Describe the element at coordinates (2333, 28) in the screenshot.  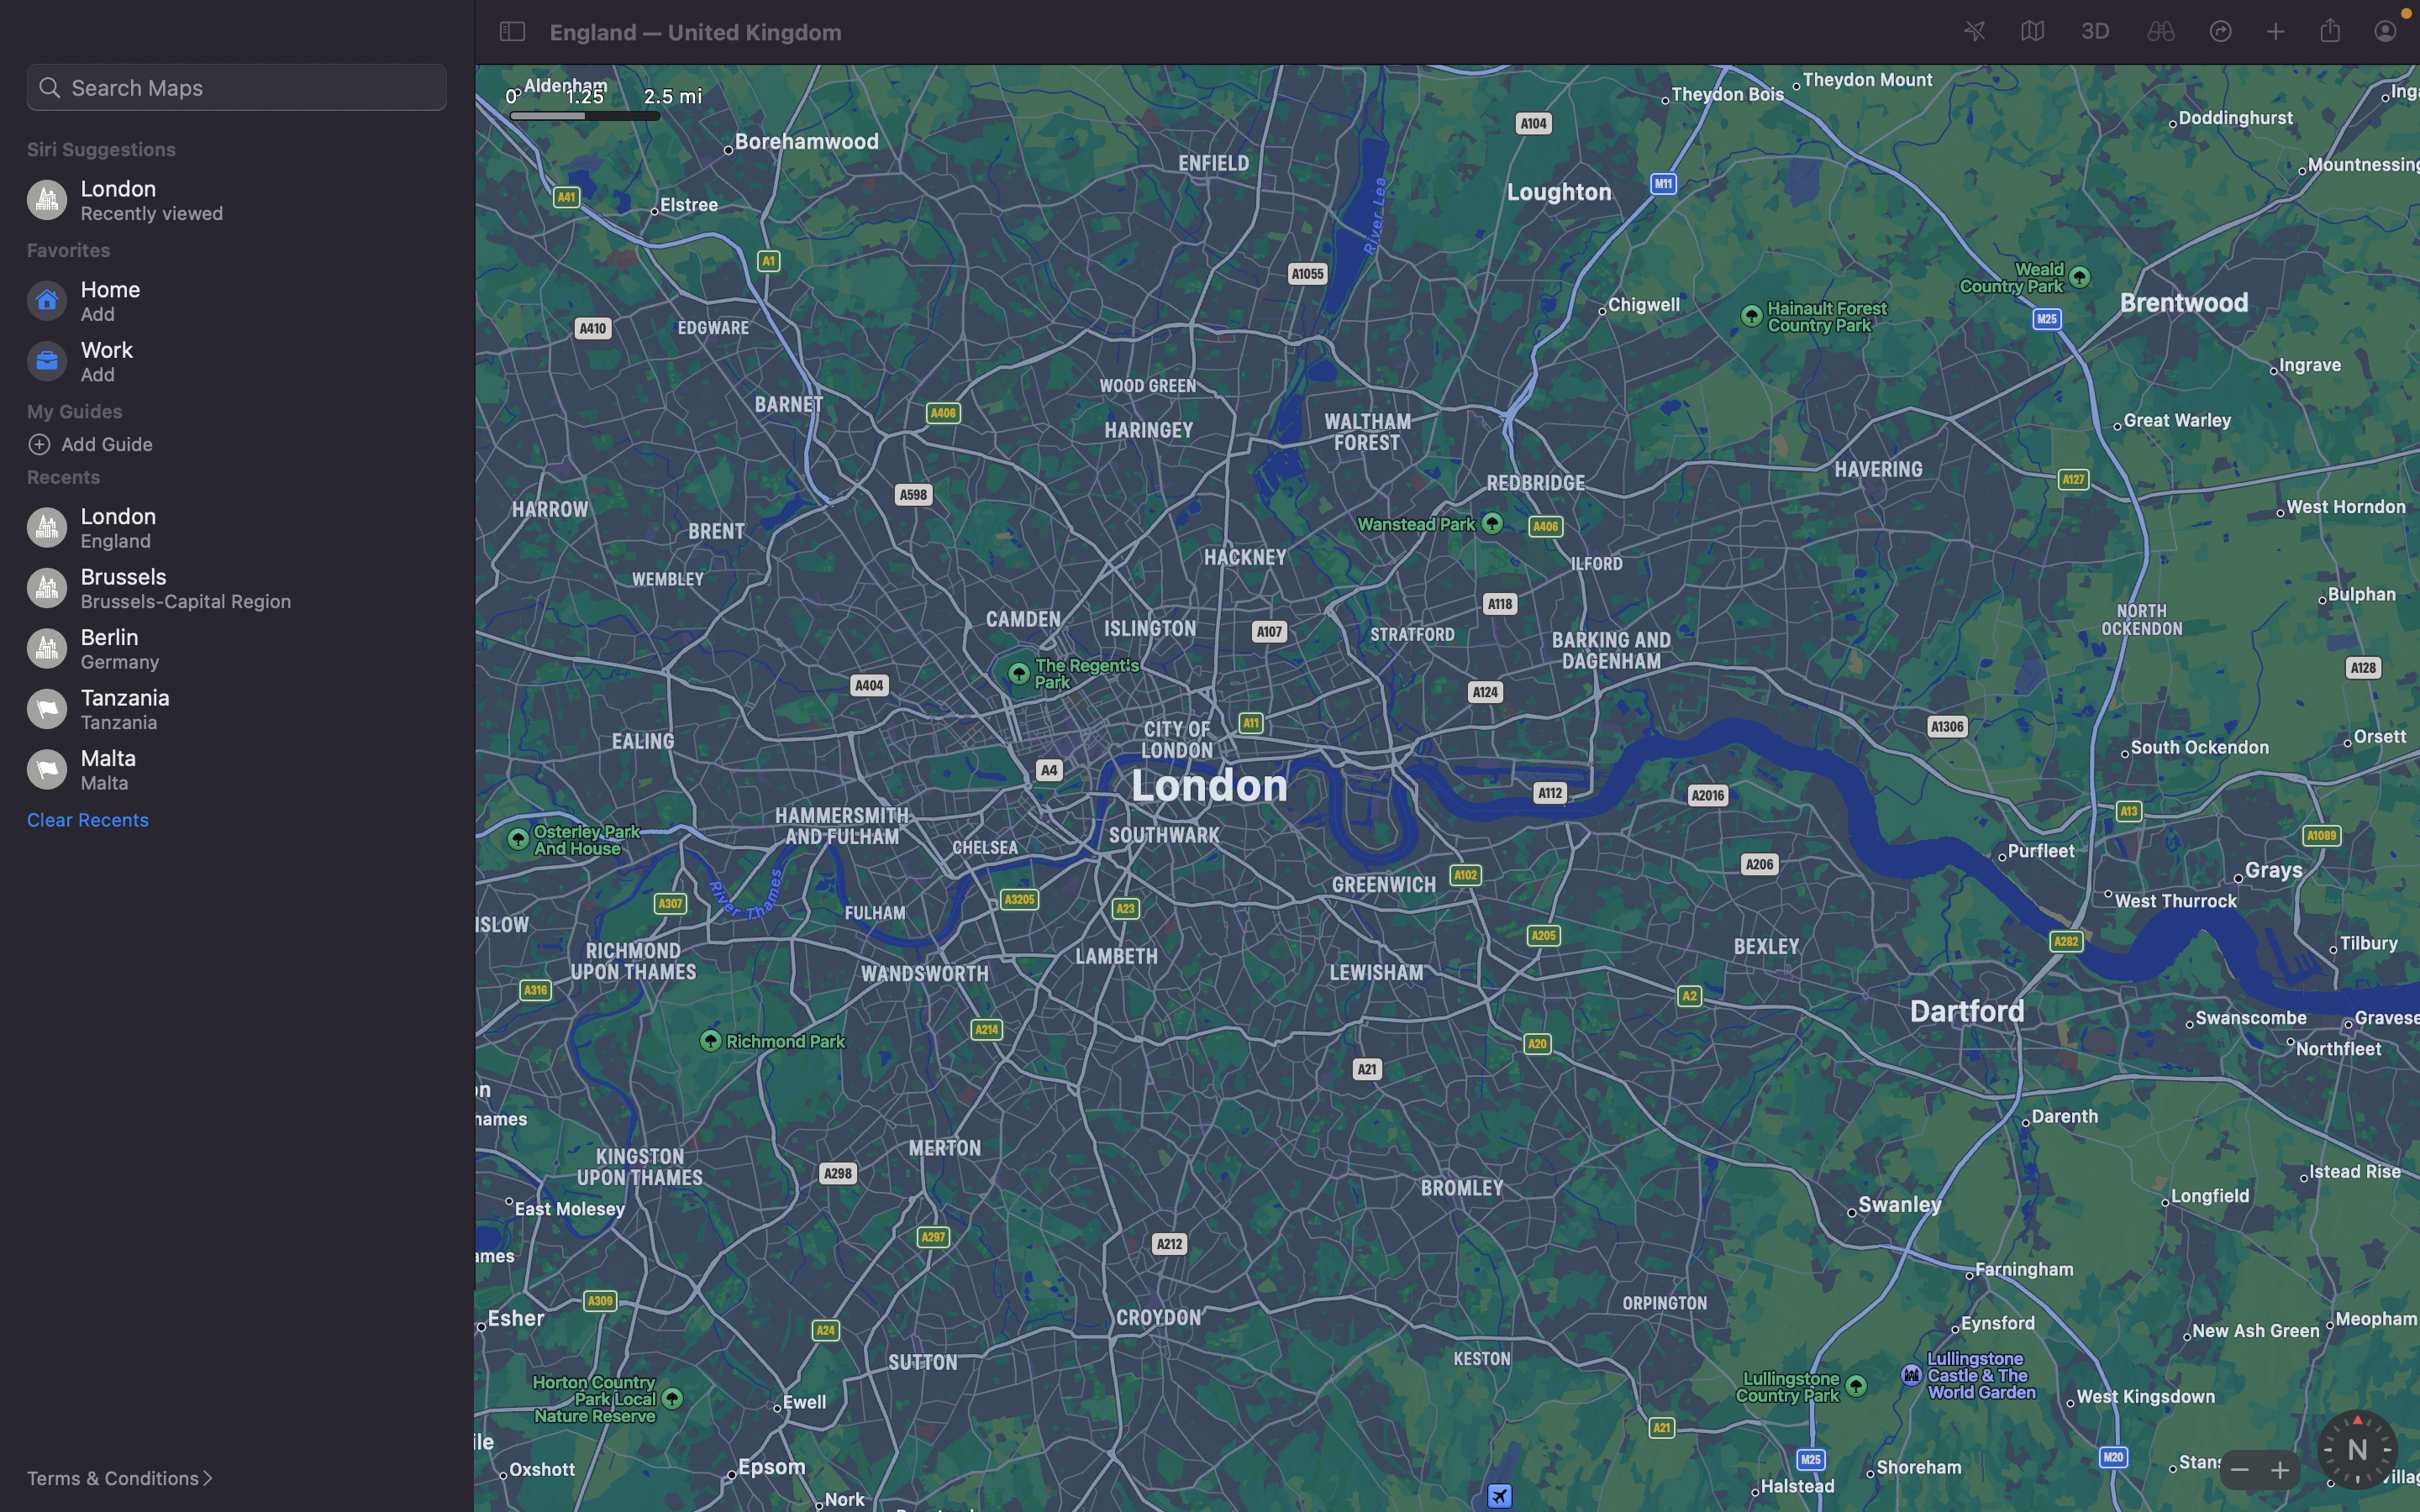
I see `Provide the existing map location` at that location.